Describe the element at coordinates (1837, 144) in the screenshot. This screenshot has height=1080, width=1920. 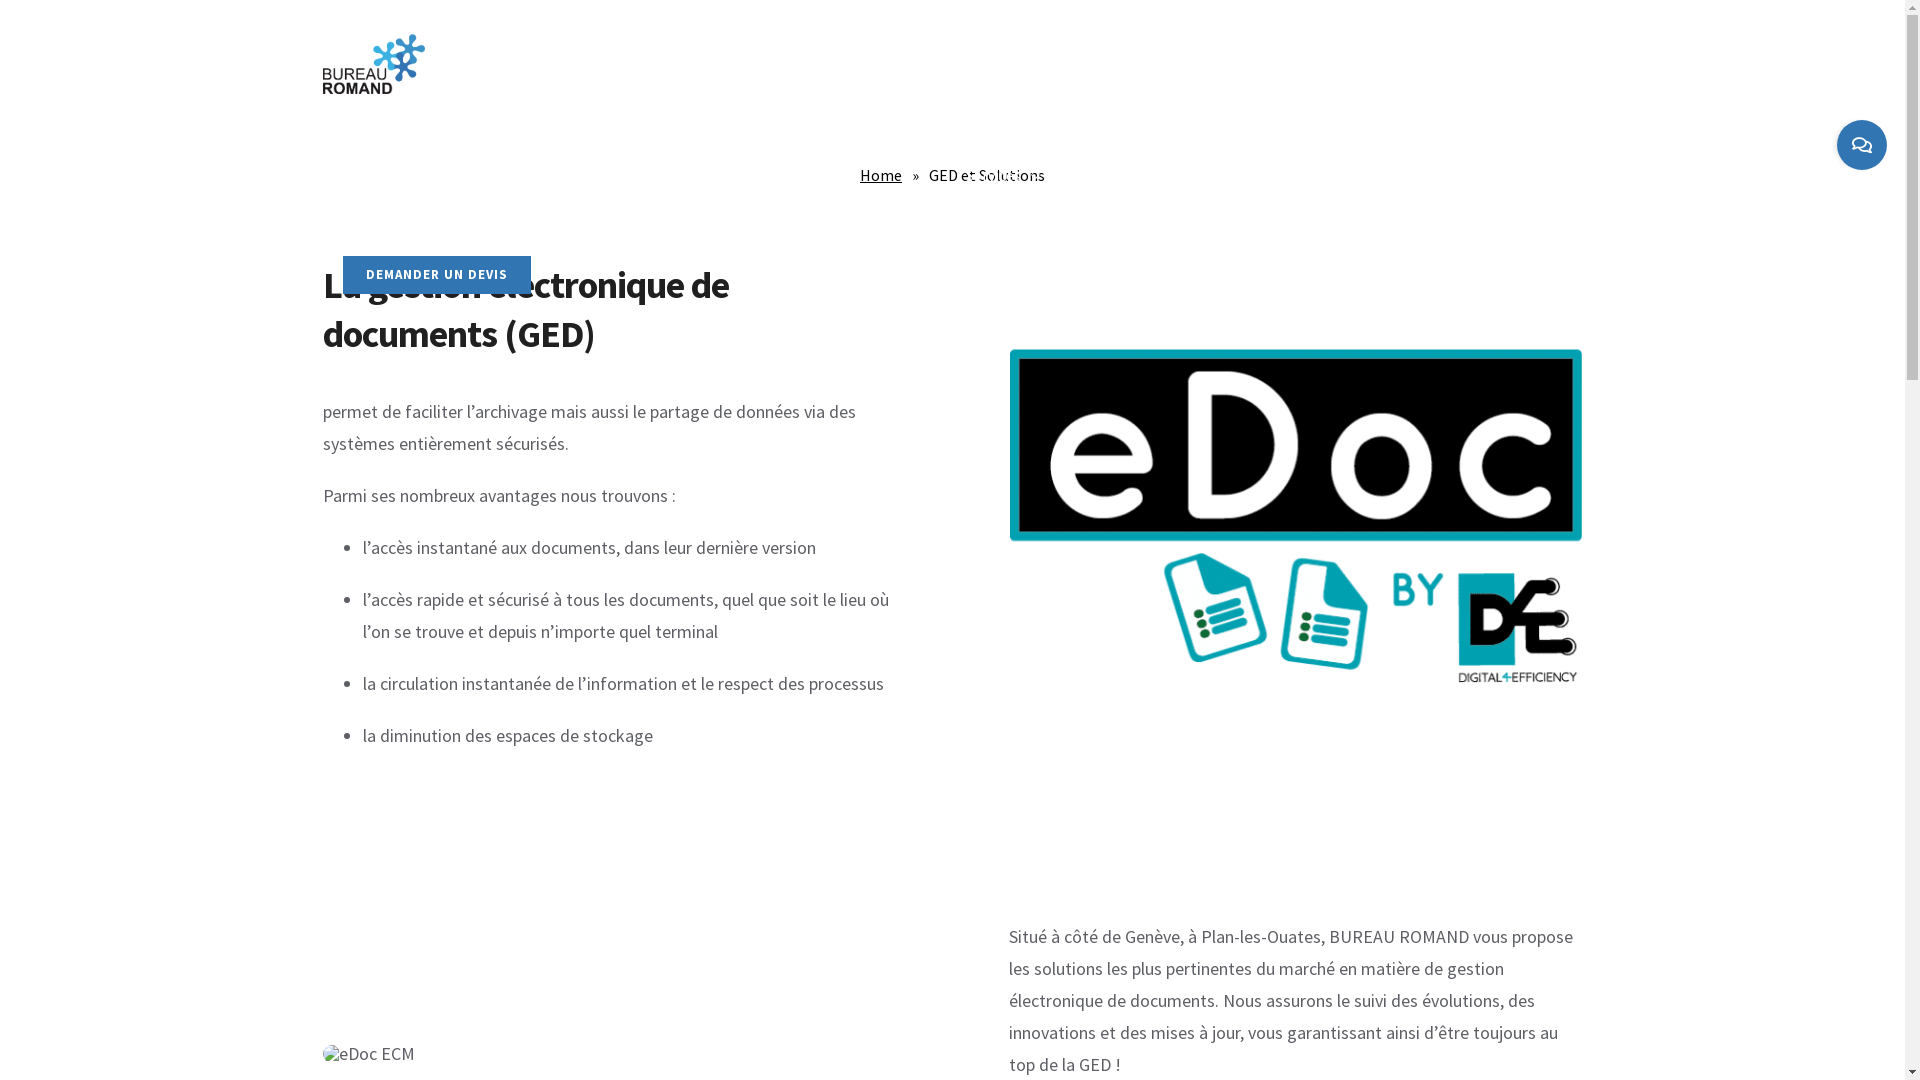
I see `'Bascule de la zone de la barre coulissante'` at that location.